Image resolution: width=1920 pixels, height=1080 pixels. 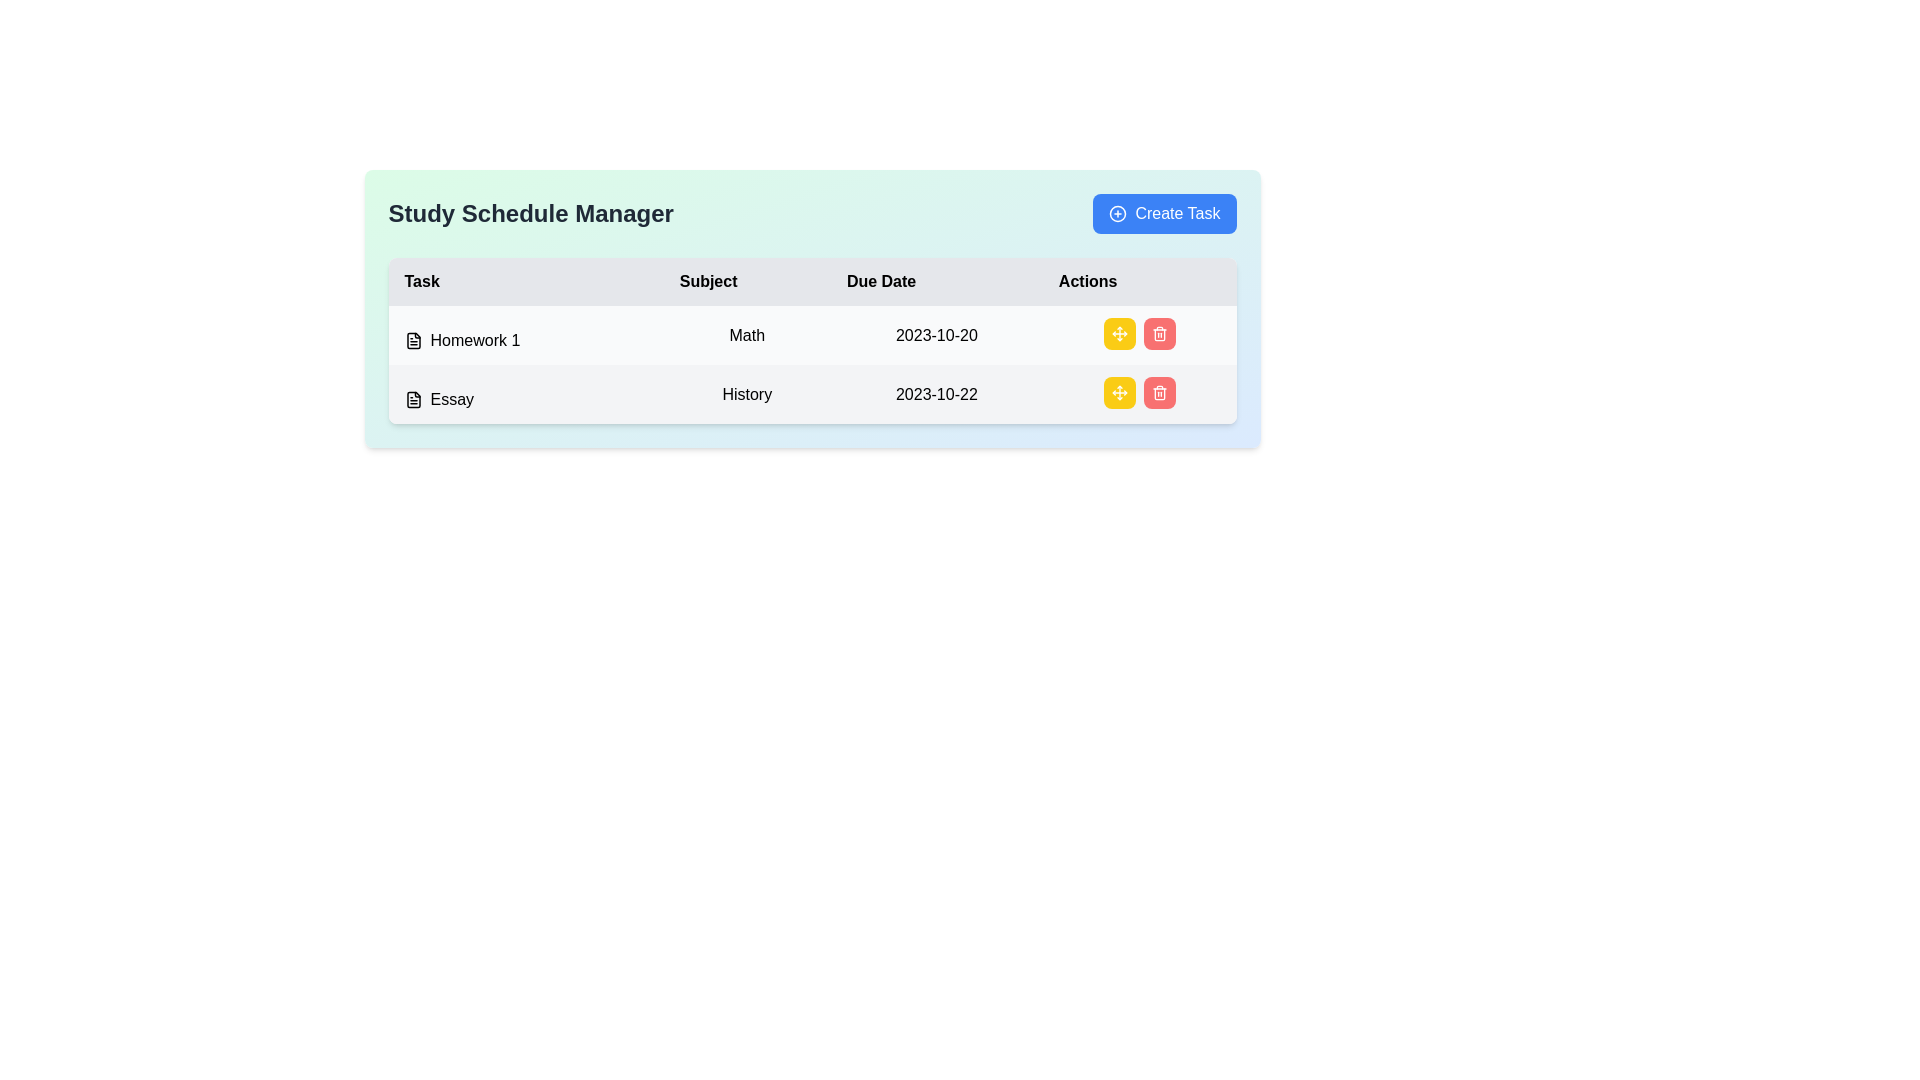 What do you see at coordinates (1118, 393) in the screenshot?
I see `the yellow circular icon button in the 'Actions' column of the second row in the 'Study Schedule Manager' table to modify task placement` at bounding box center [1118, 393].